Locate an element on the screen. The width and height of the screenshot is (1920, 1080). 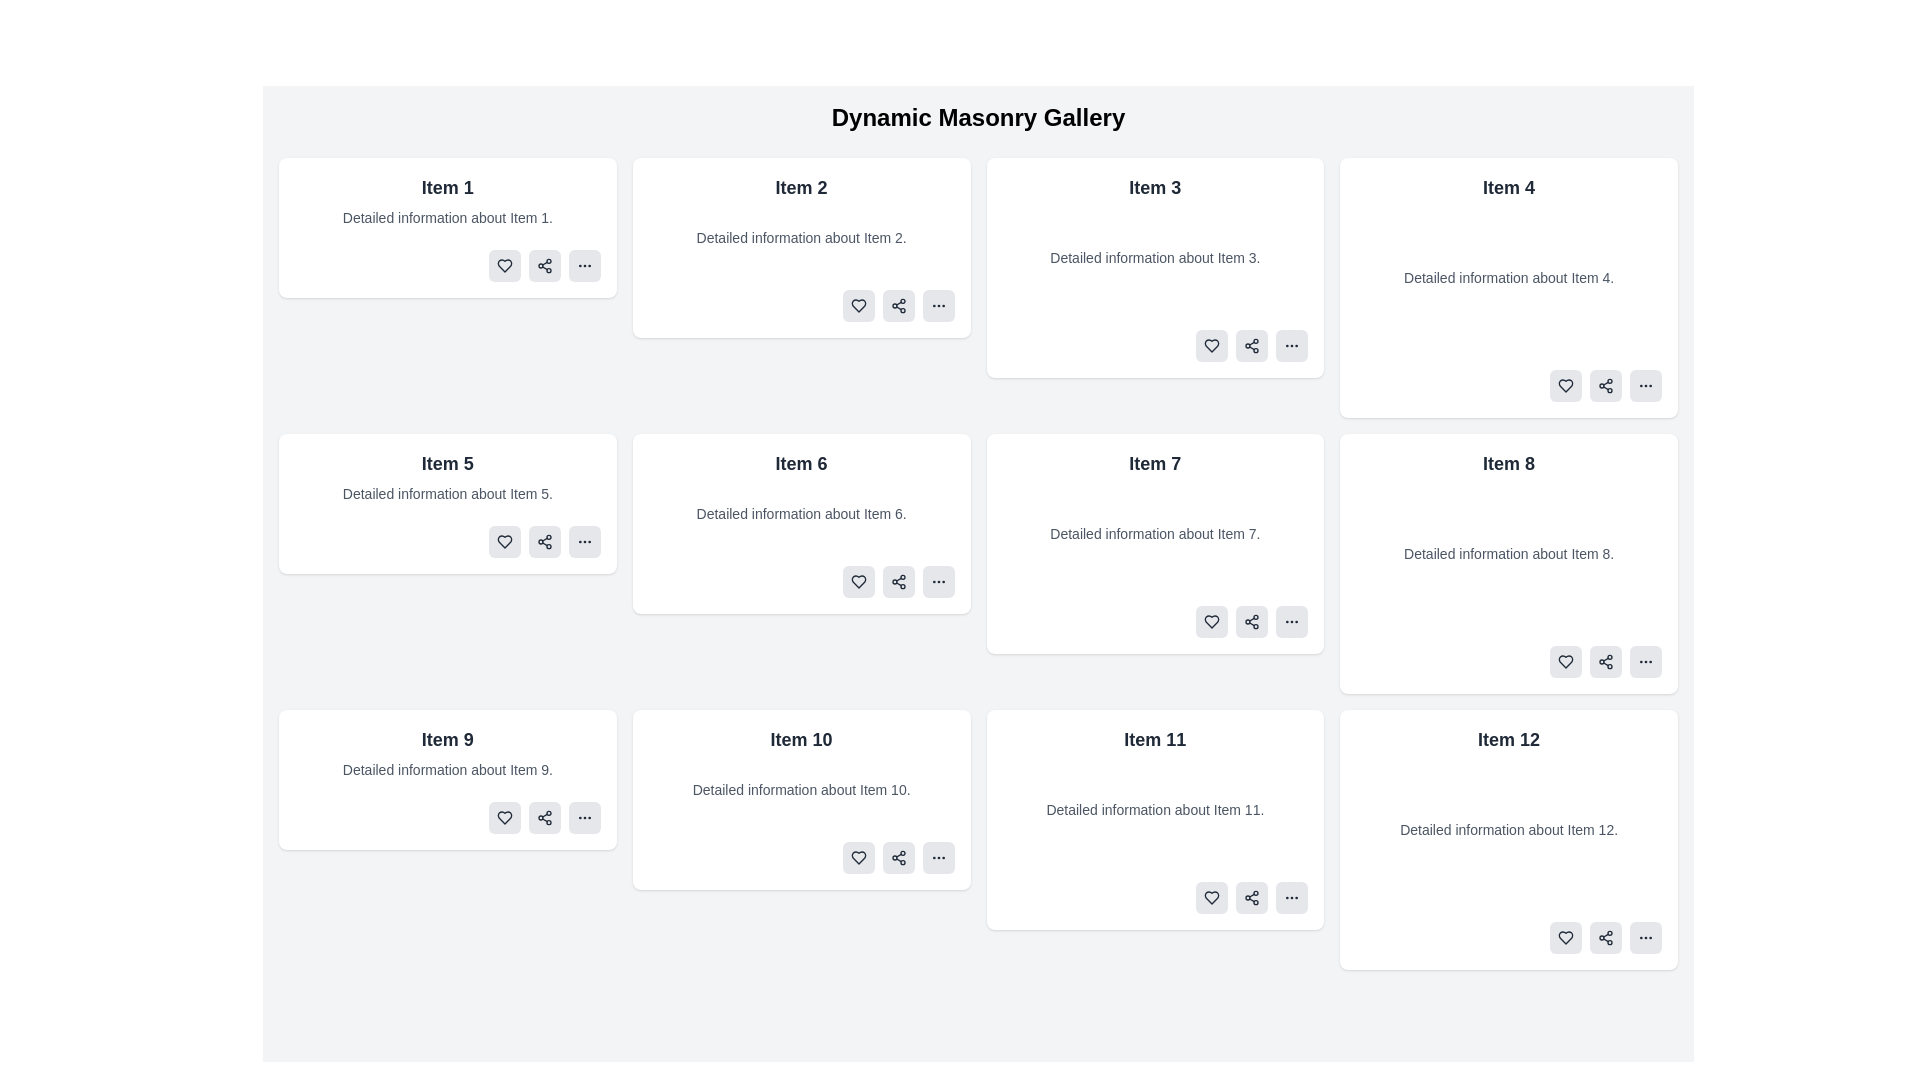
the hollow heart-shaped vector graphic icon located in the first row of the dynamic masonry gallery under 'Item 1' is located at coordinates (504, 265).